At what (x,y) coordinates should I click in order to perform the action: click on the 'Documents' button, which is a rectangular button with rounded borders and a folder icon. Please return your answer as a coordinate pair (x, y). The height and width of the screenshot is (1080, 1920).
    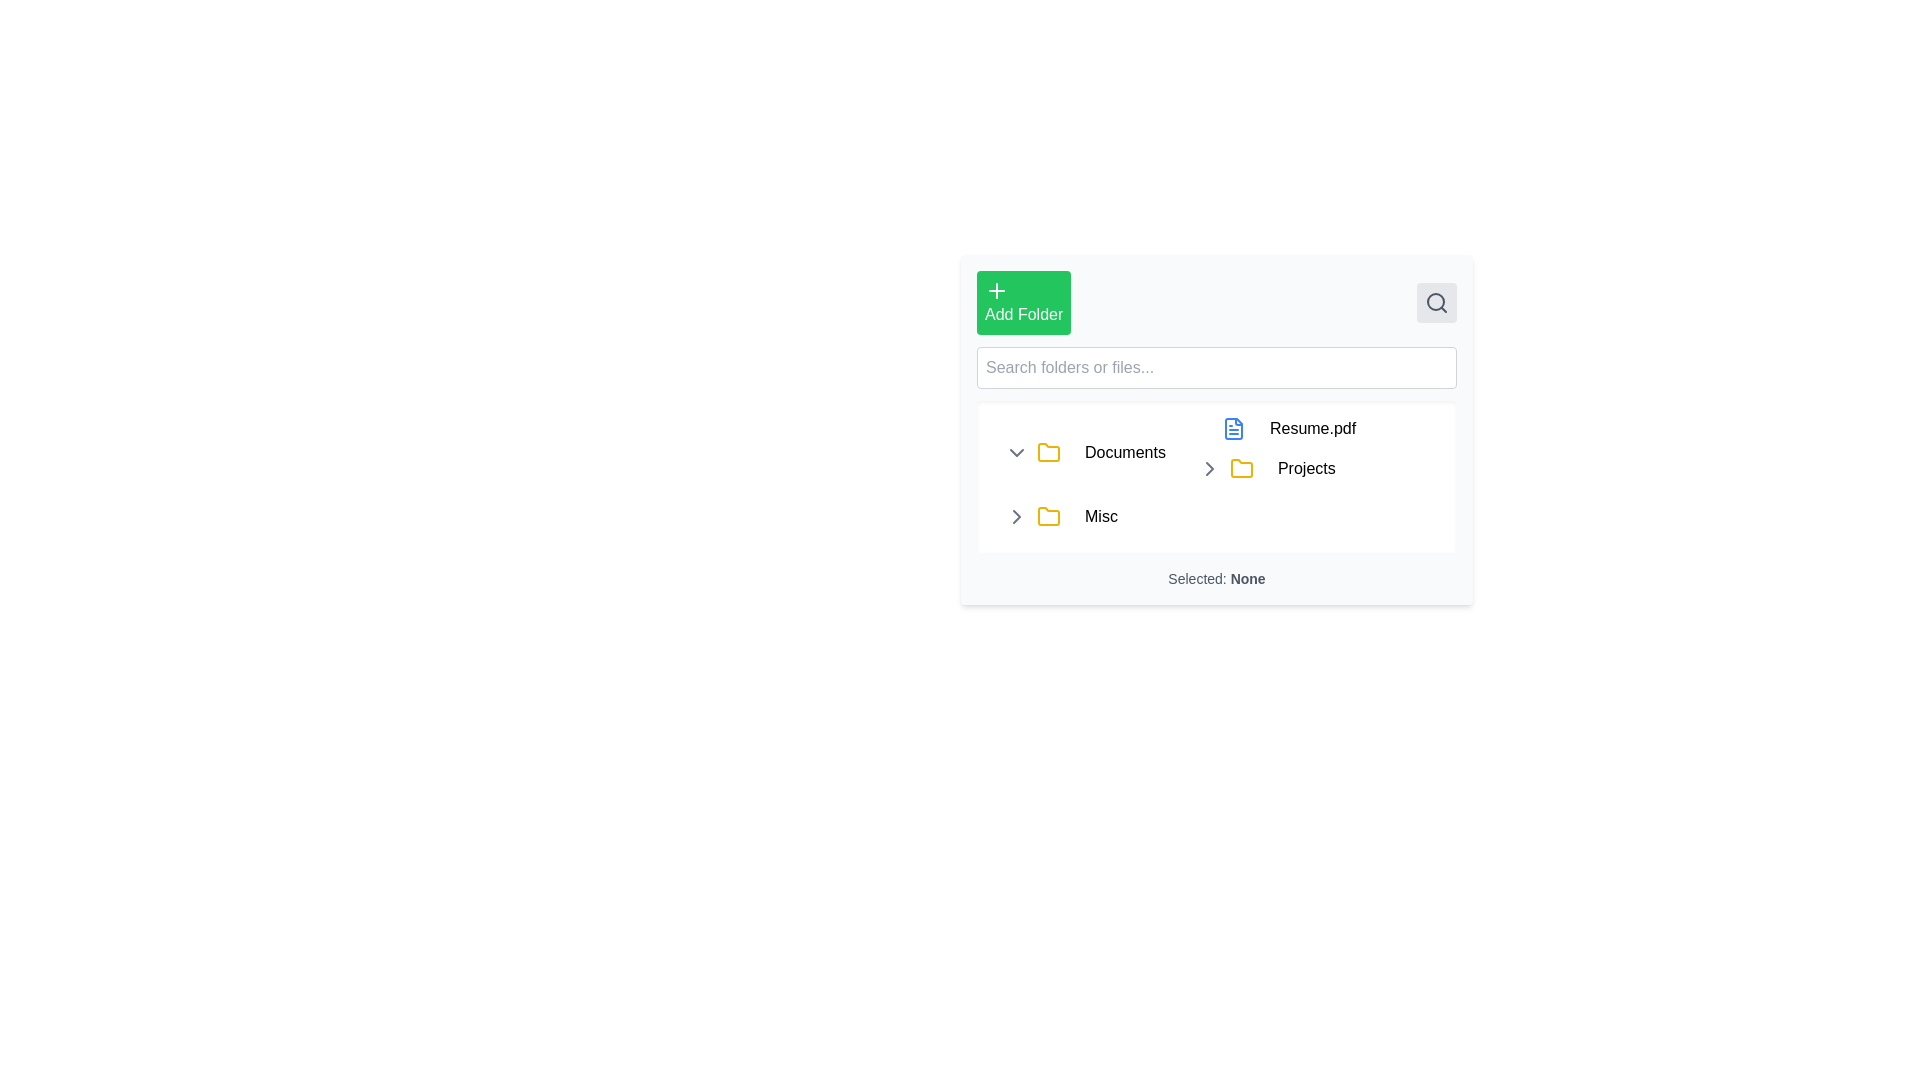
    Looking at the image, I should click on (1125, 452).